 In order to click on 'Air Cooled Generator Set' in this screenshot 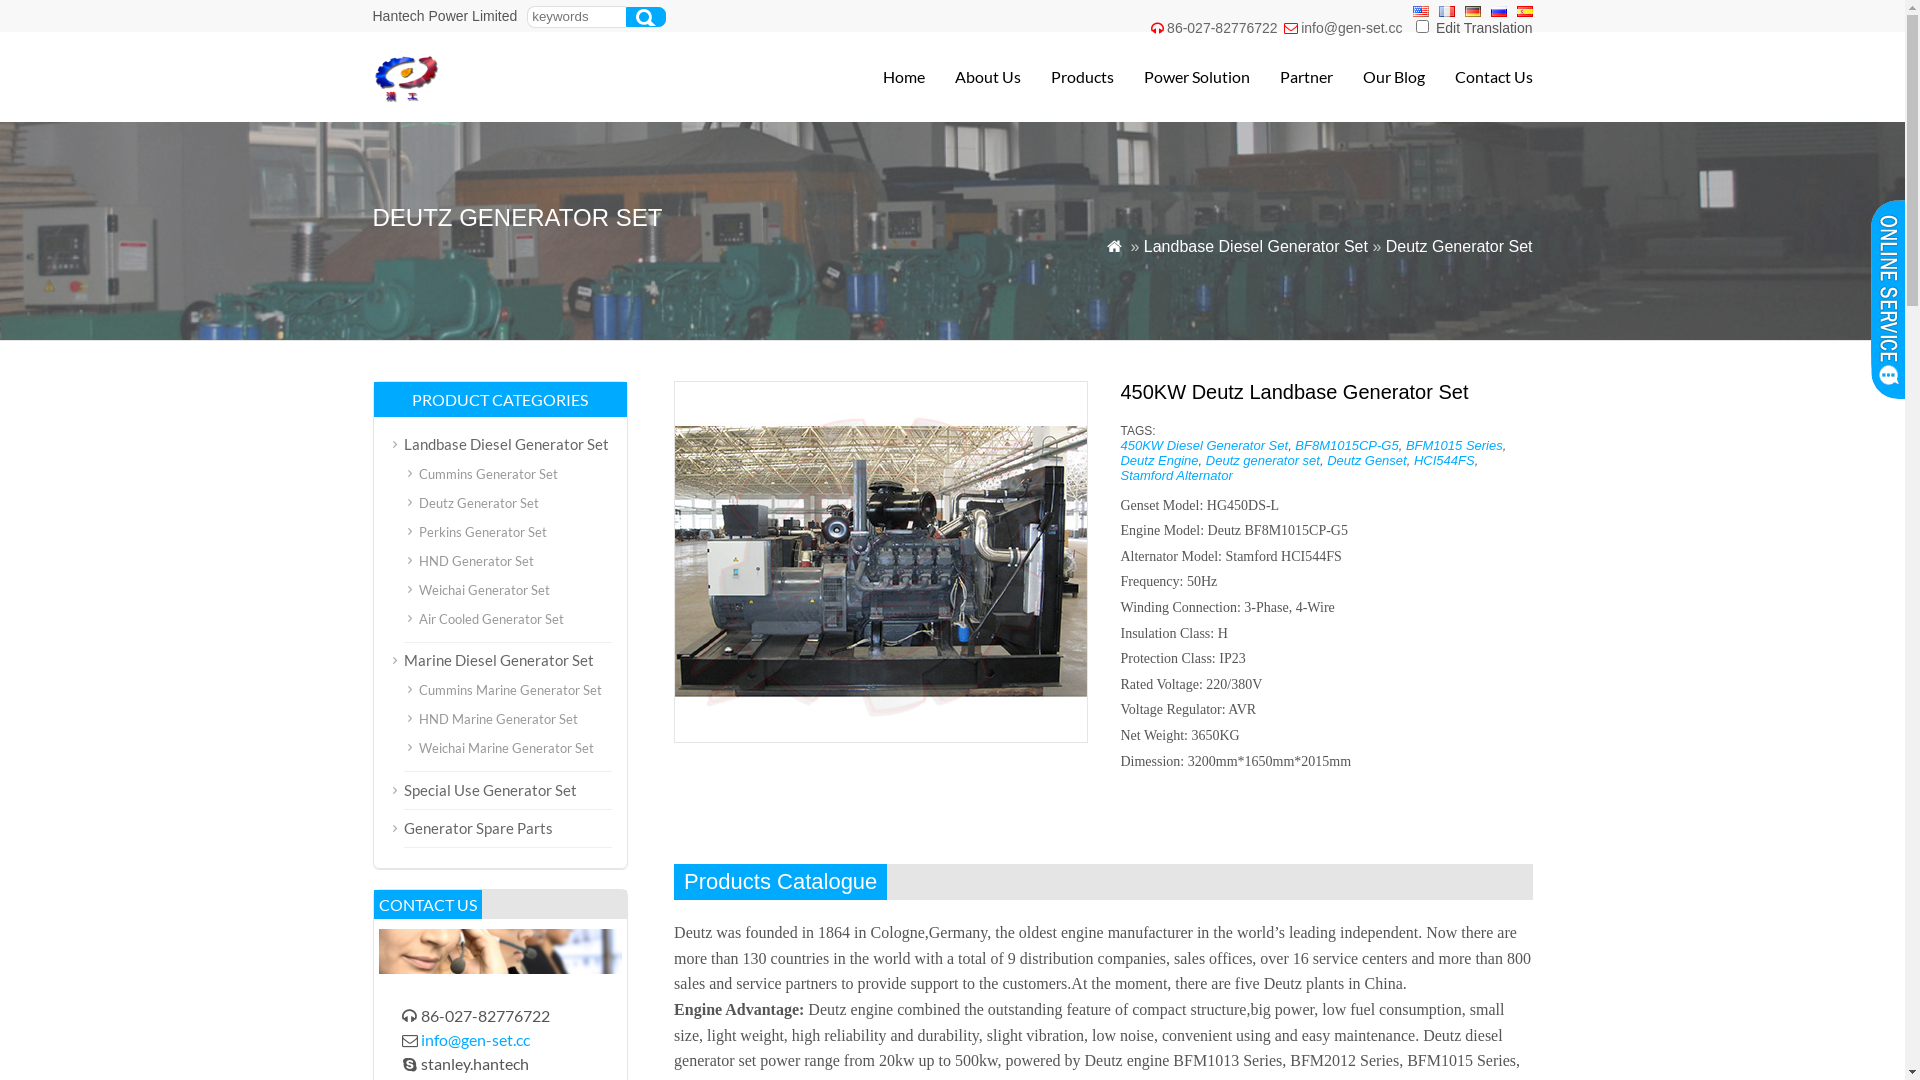, I will do `click(416, 617)`.